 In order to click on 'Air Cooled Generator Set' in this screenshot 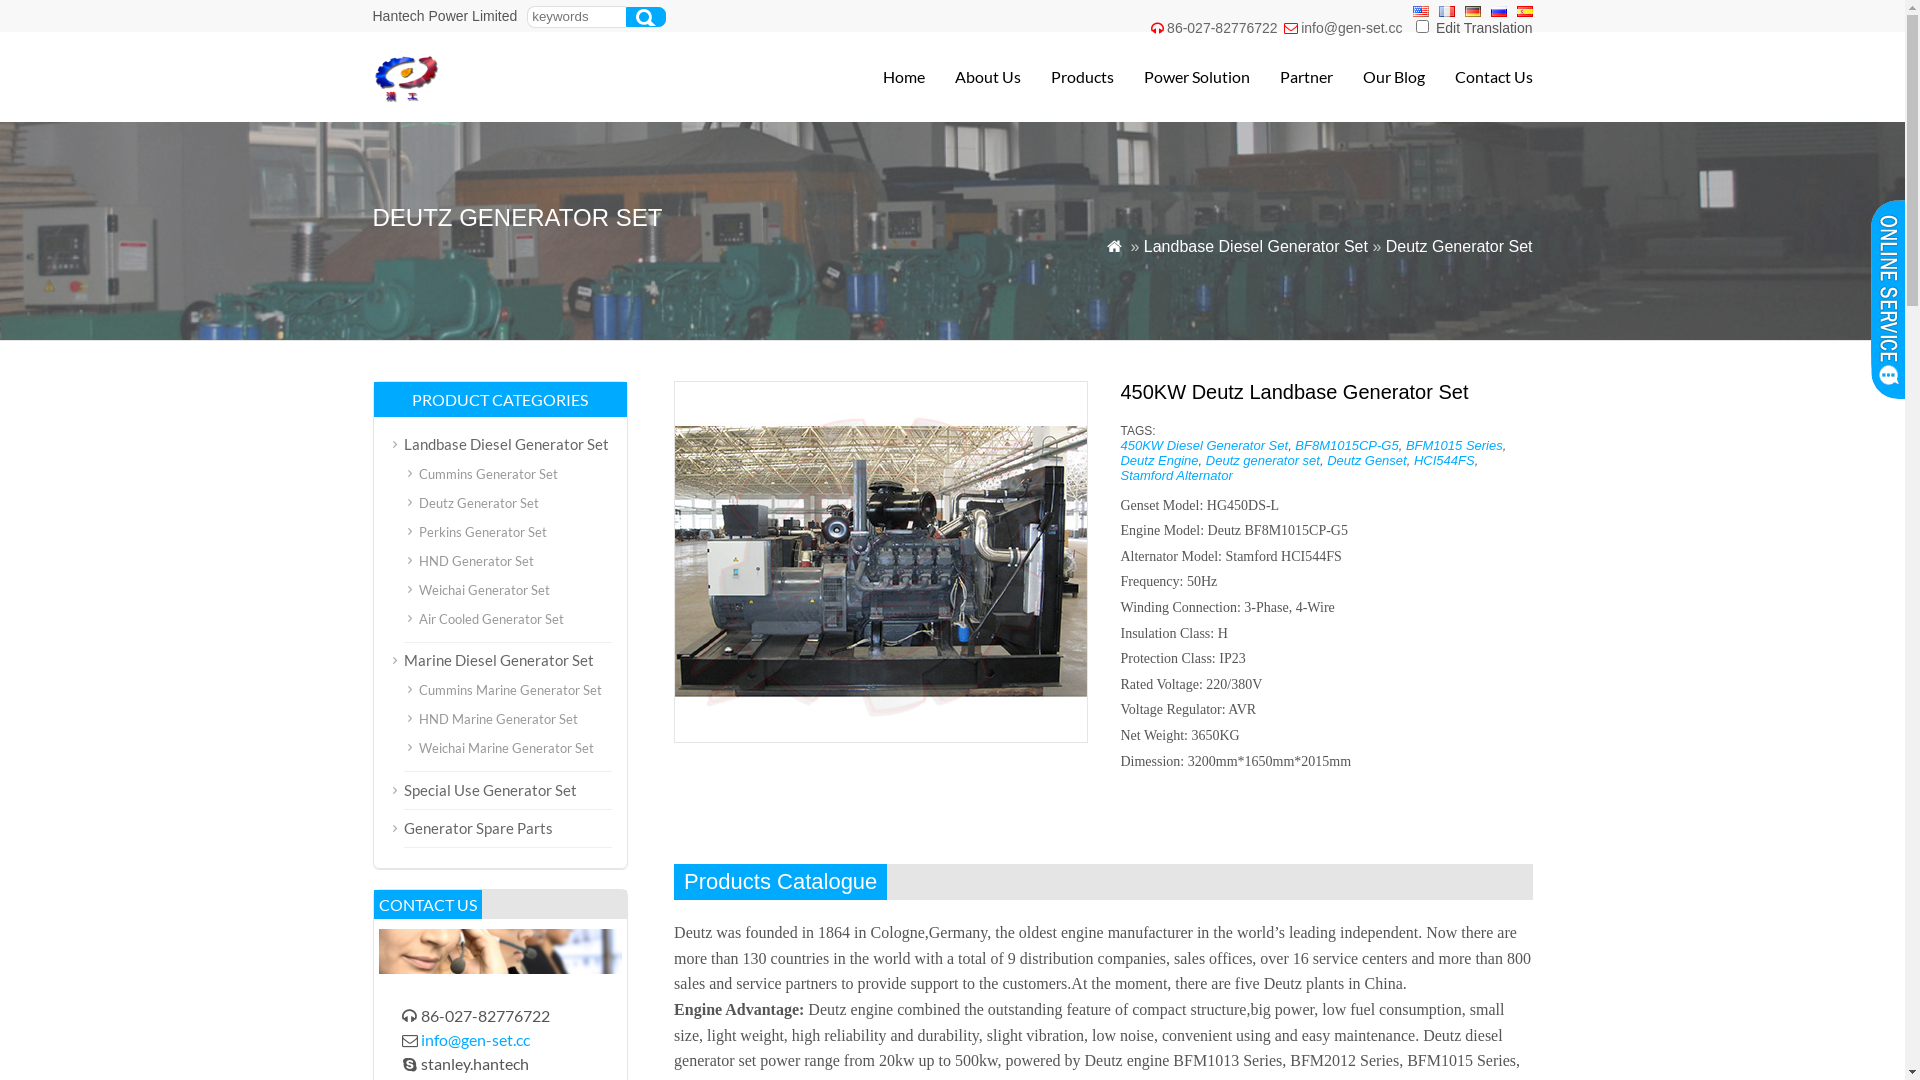, I will do `click(416, 617)`.